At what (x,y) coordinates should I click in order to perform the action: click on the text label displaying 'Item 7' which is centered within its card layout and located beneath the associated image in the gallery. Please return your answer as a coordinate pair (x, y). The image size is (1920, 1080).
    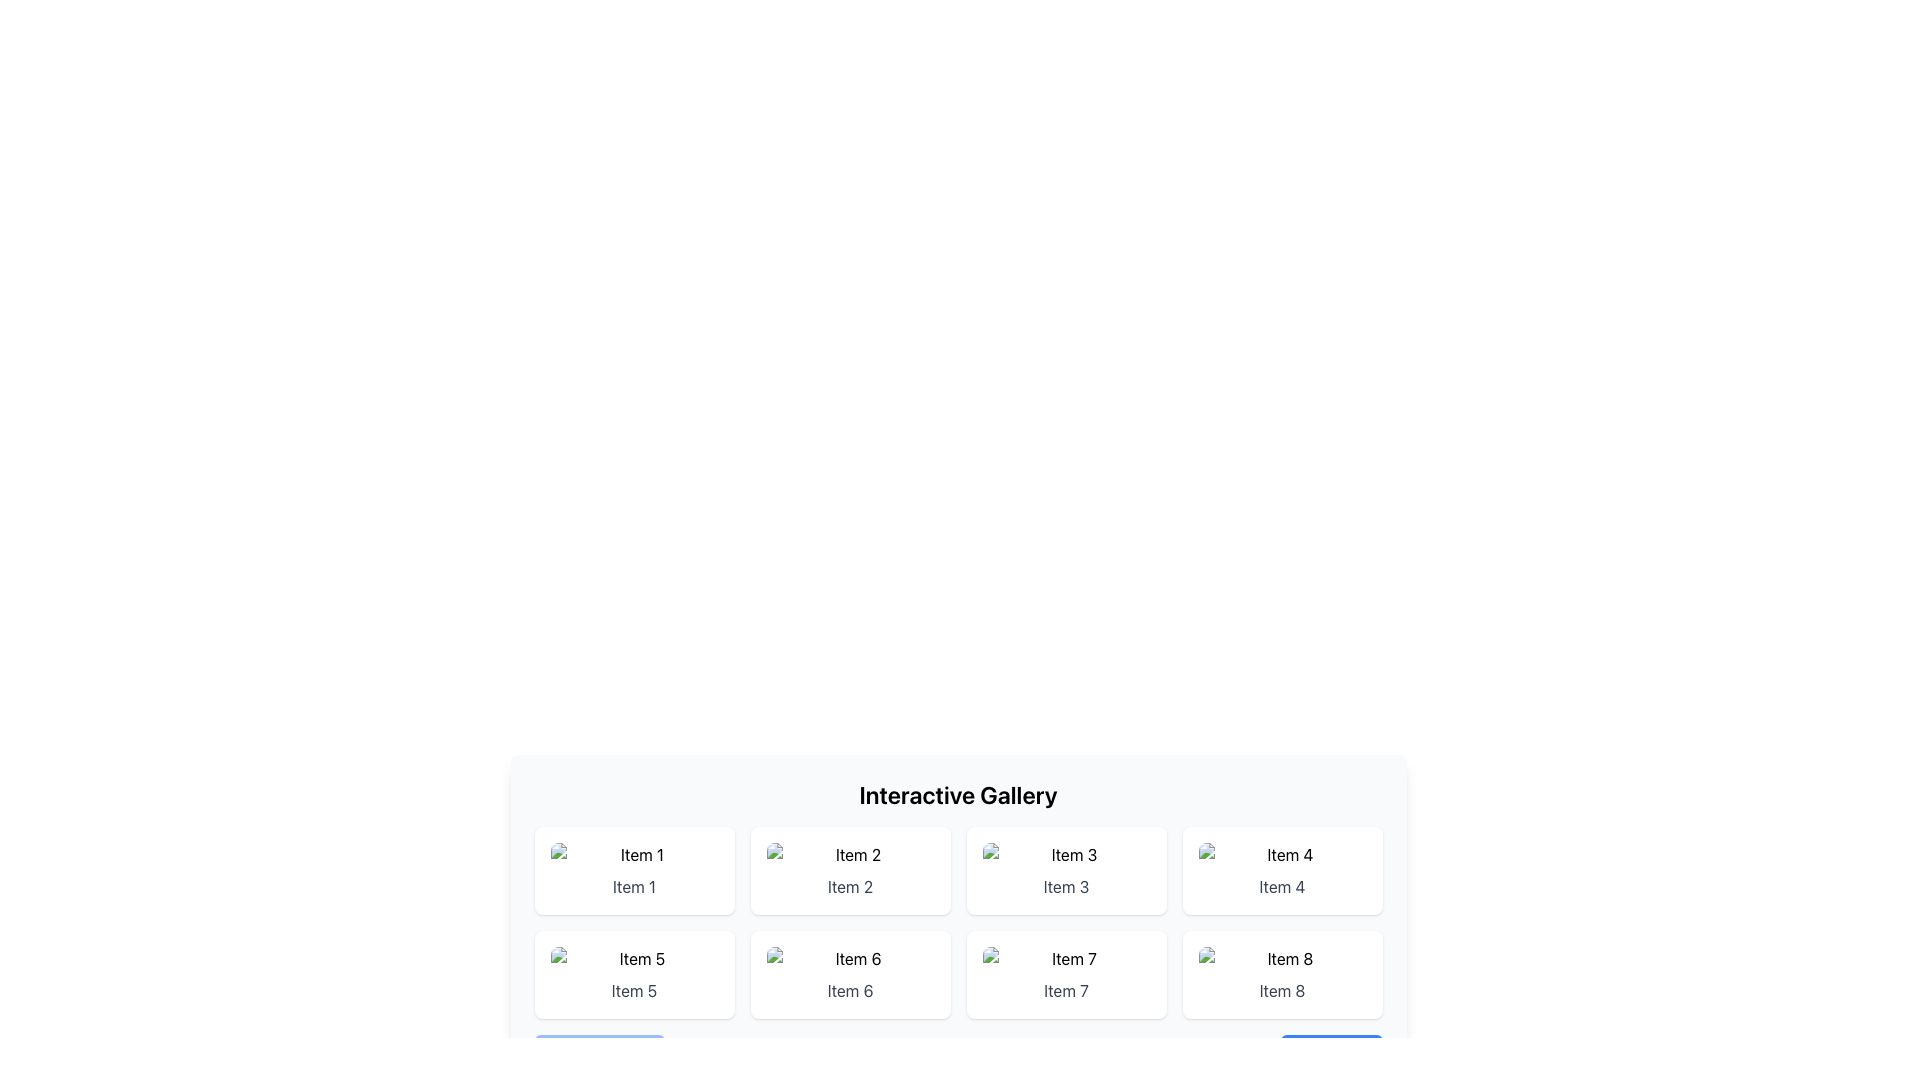
    Looking at the image, I should click on (1065, 991).